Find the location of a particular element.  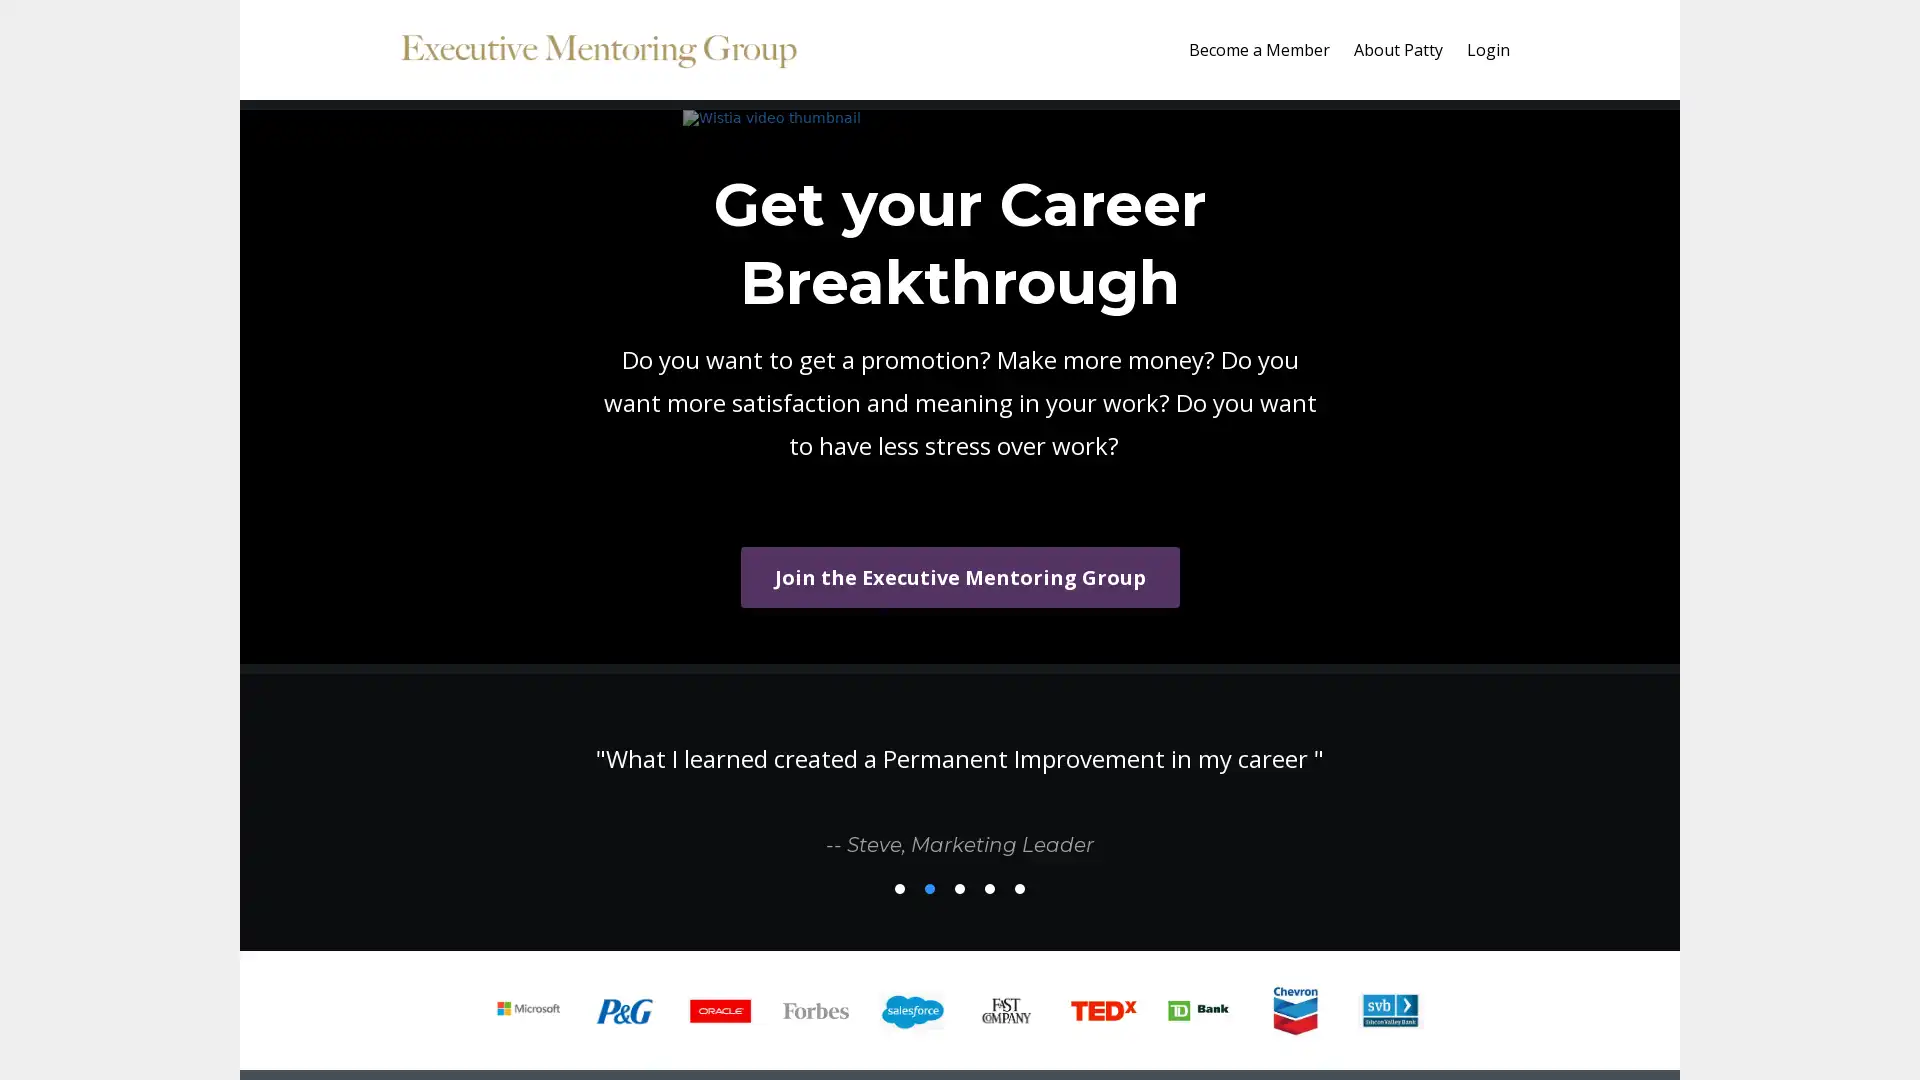

2 is located at coordinates (929, 886).